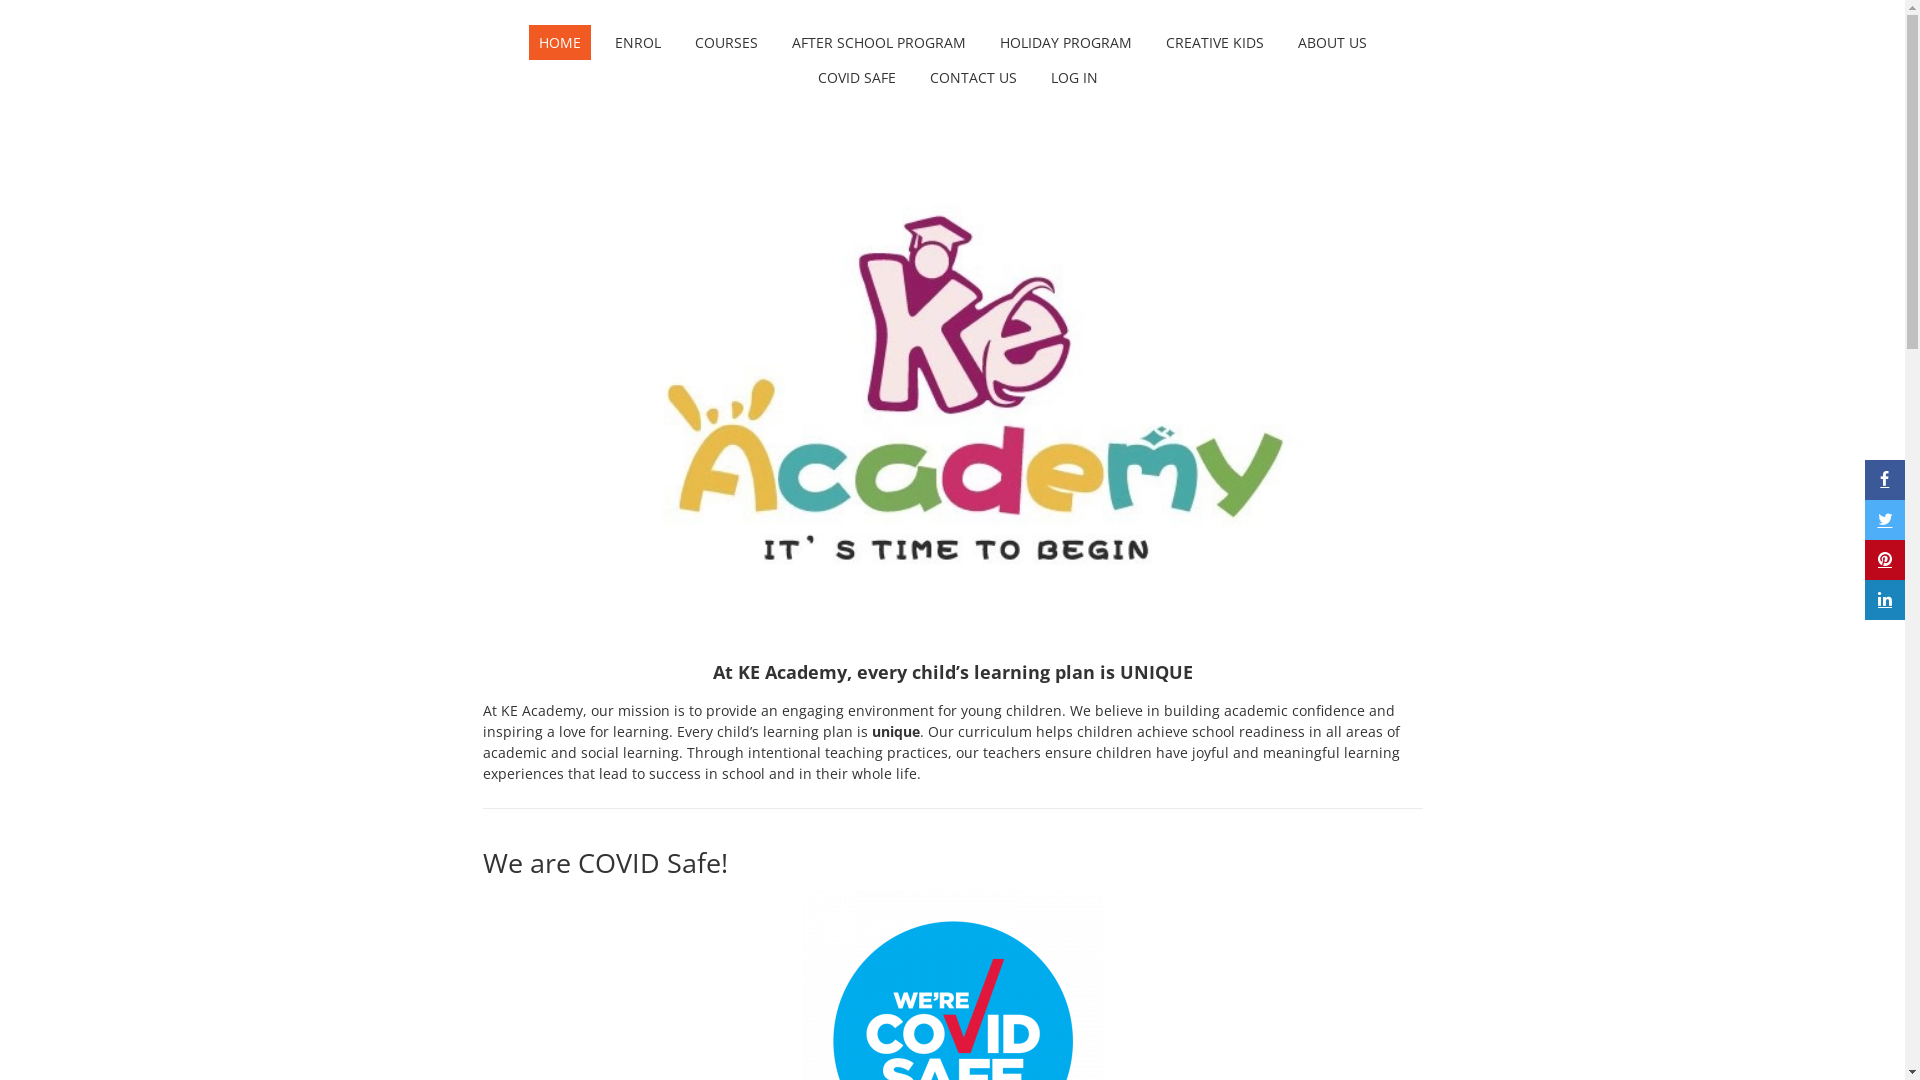  Describe the element at coordinates (558, 42) in the screenshot. I see `'HOME'` at that location.